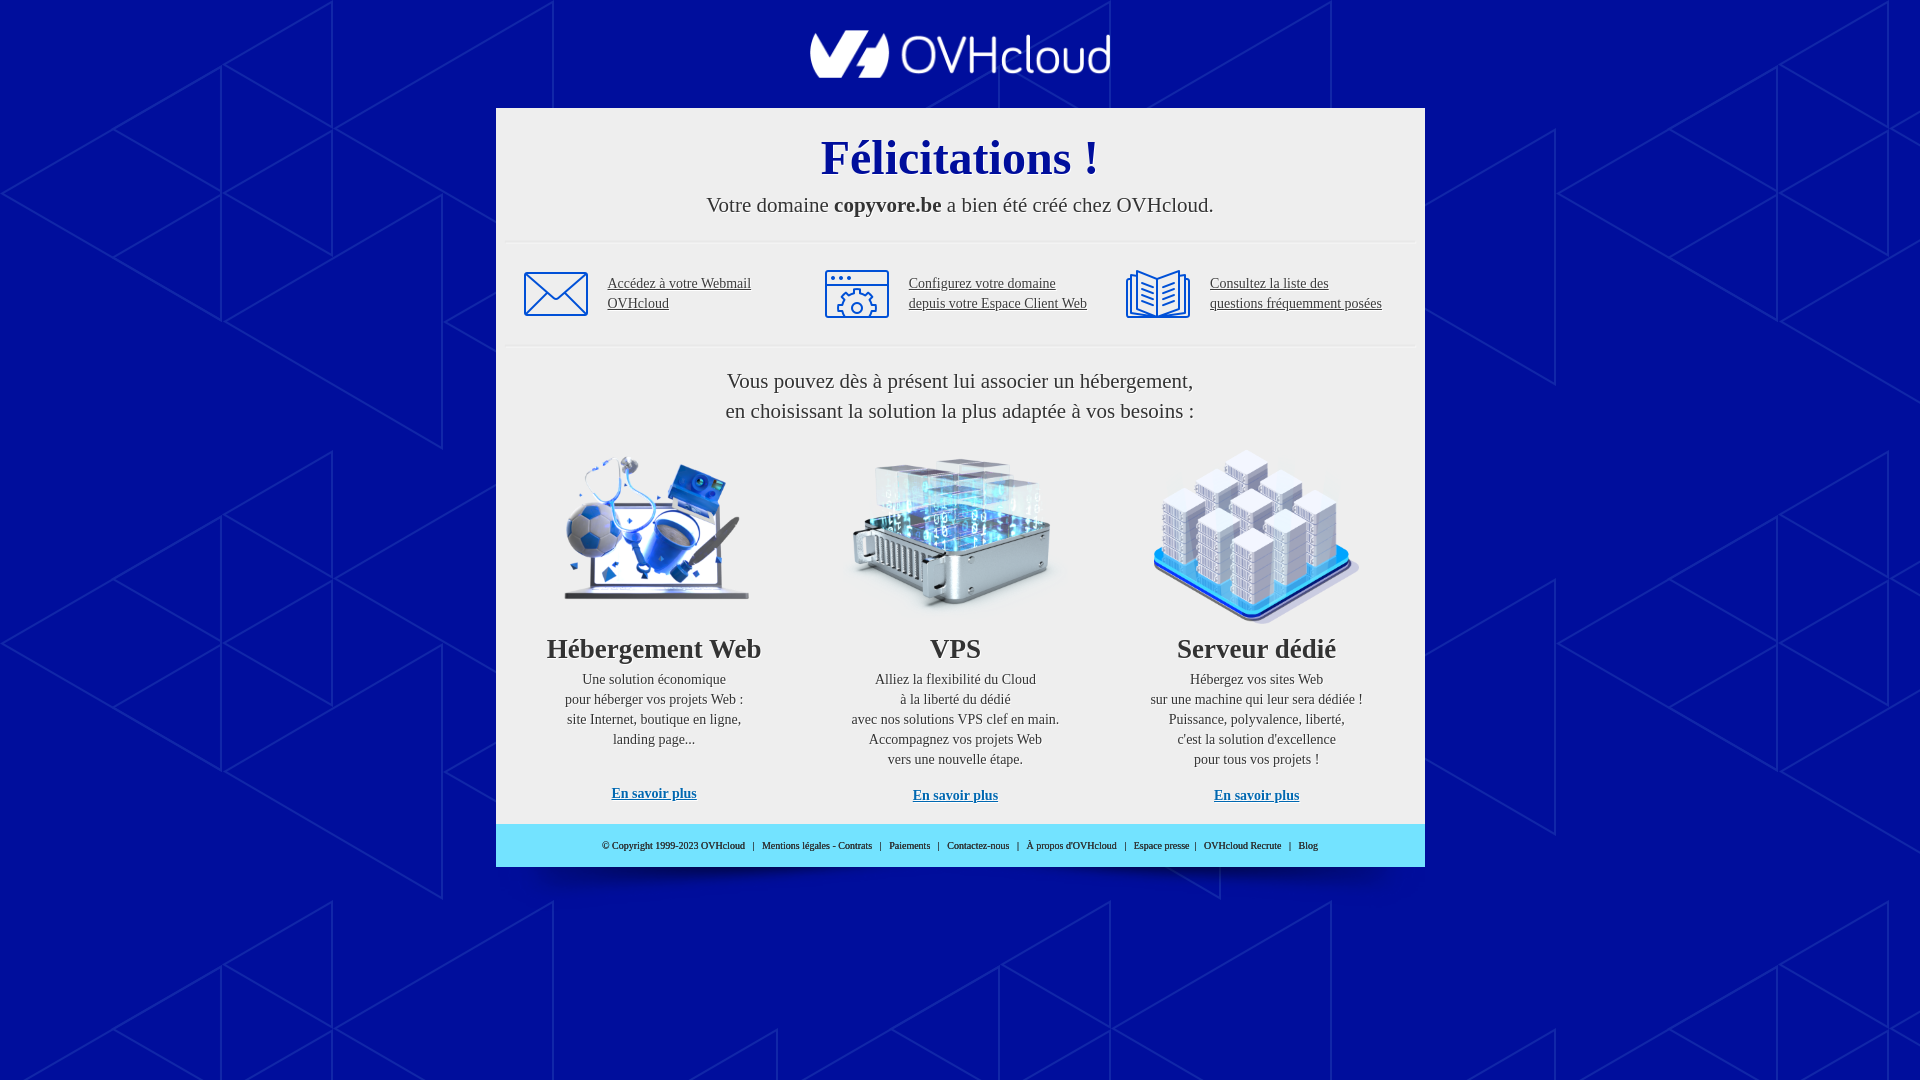 Image resolution: width=1920 pixels, height=1080 pixels. Describe the element at coordinates (945, 845) in the screenshot. I see `'Contactez-nous'` at that location.